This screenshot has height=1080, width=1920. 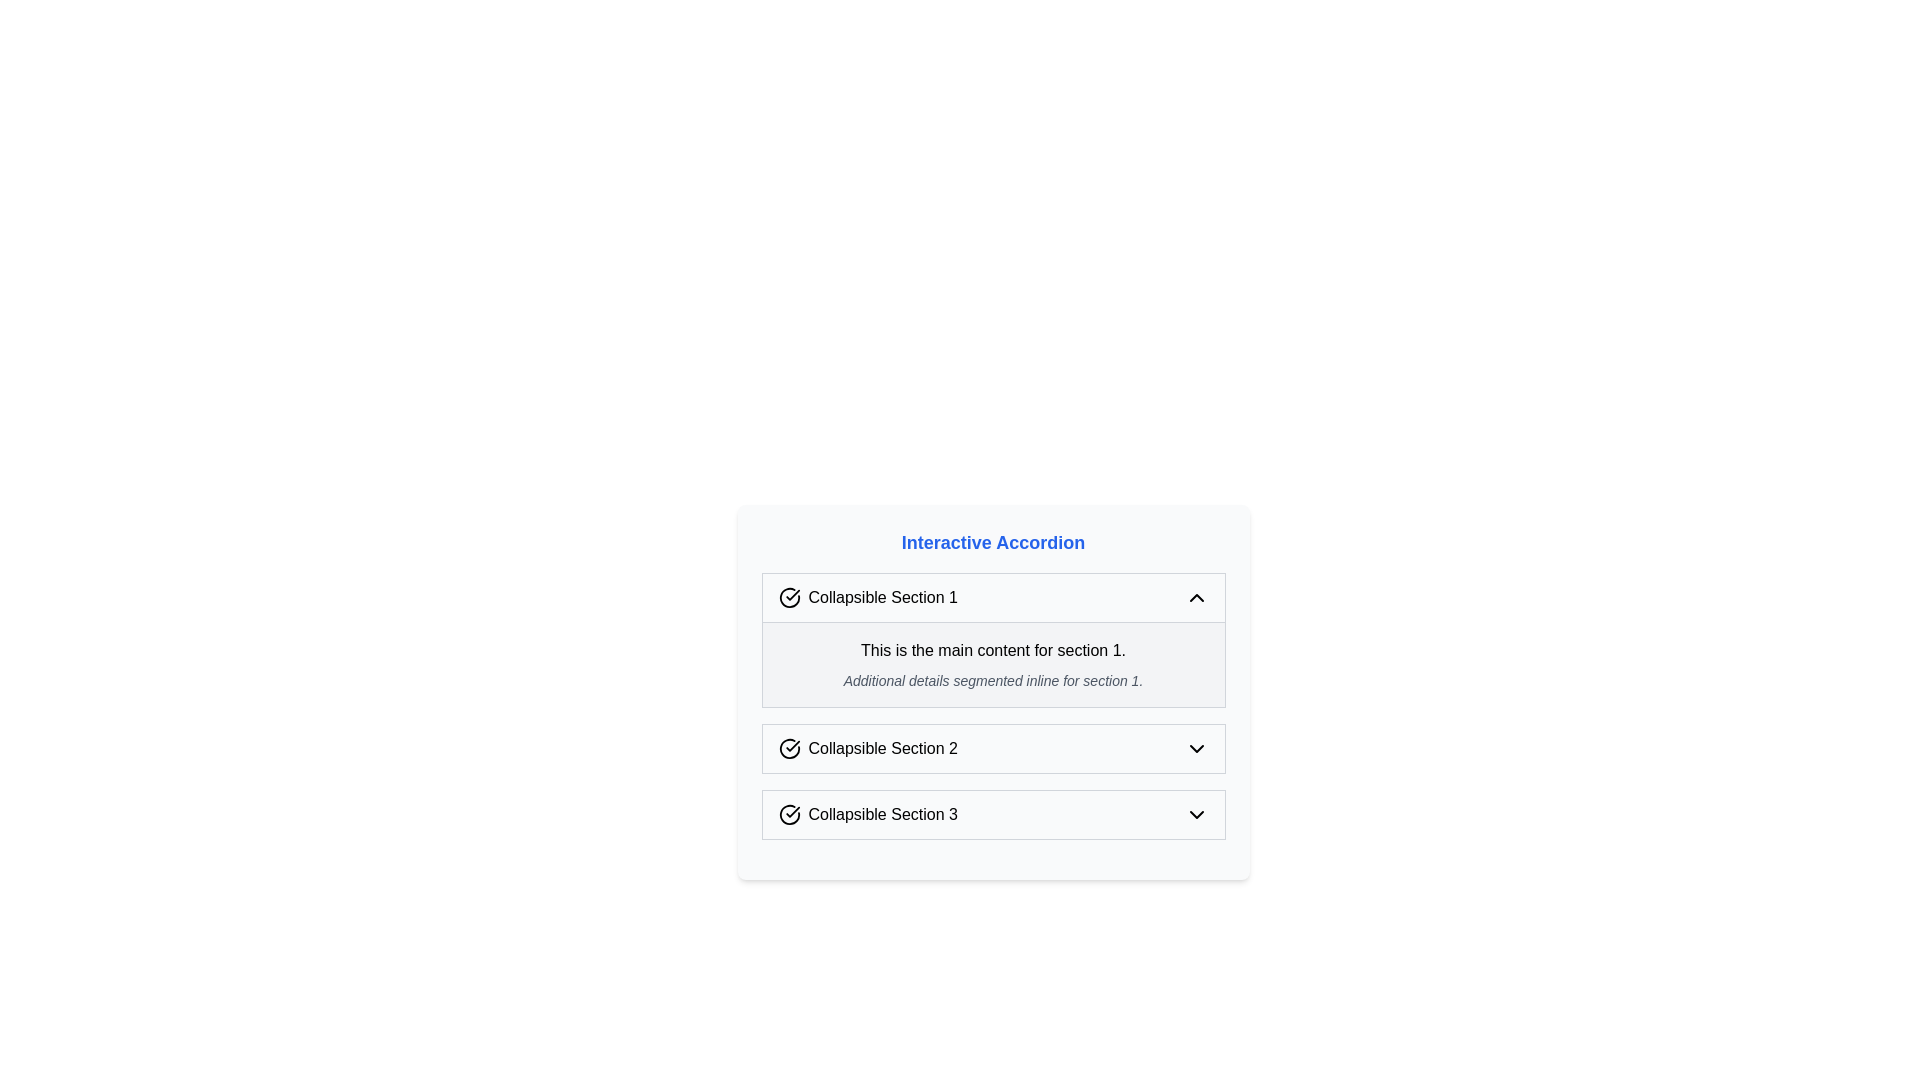 I want to click on the italicized Text label located in the first collapsible section titled 'Collapsible Section 1', which provides supplementary information as the second line of content, so click(x=993, y=680).